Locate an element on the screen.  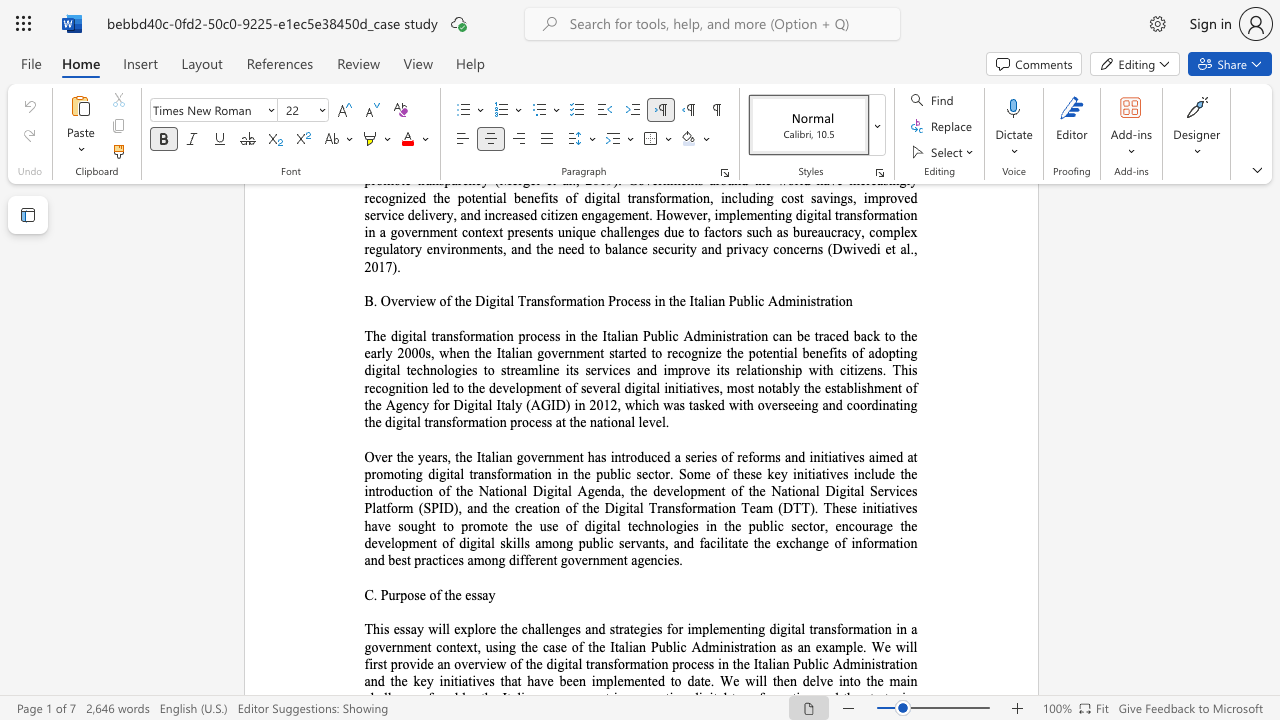
the subset text "opment of digi" within the text "to promote the use of digital technologies in the public sector, encourage the development of digital skills among p" is located at coordinates (394, 543).